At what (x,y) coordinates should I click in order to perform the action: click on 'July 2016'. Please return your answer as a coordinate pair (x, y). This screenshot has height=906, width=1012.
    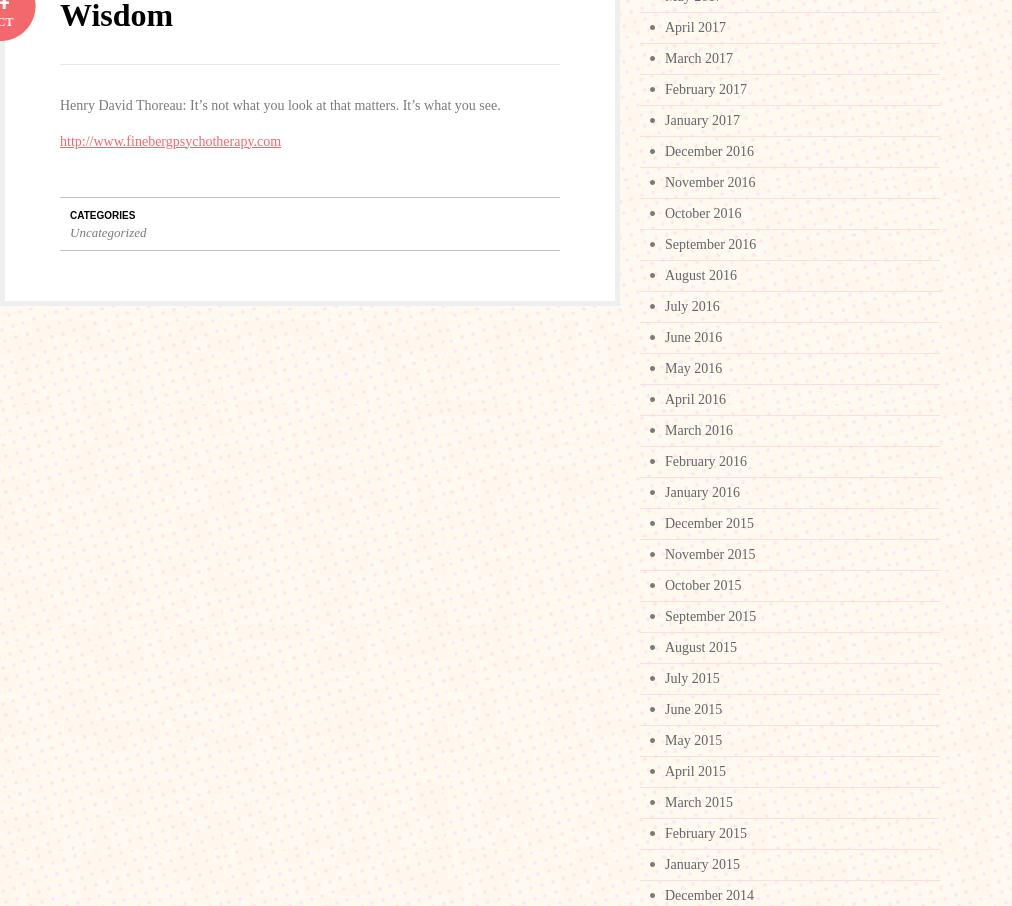
    Looking at the image, I should click on (692, 305).